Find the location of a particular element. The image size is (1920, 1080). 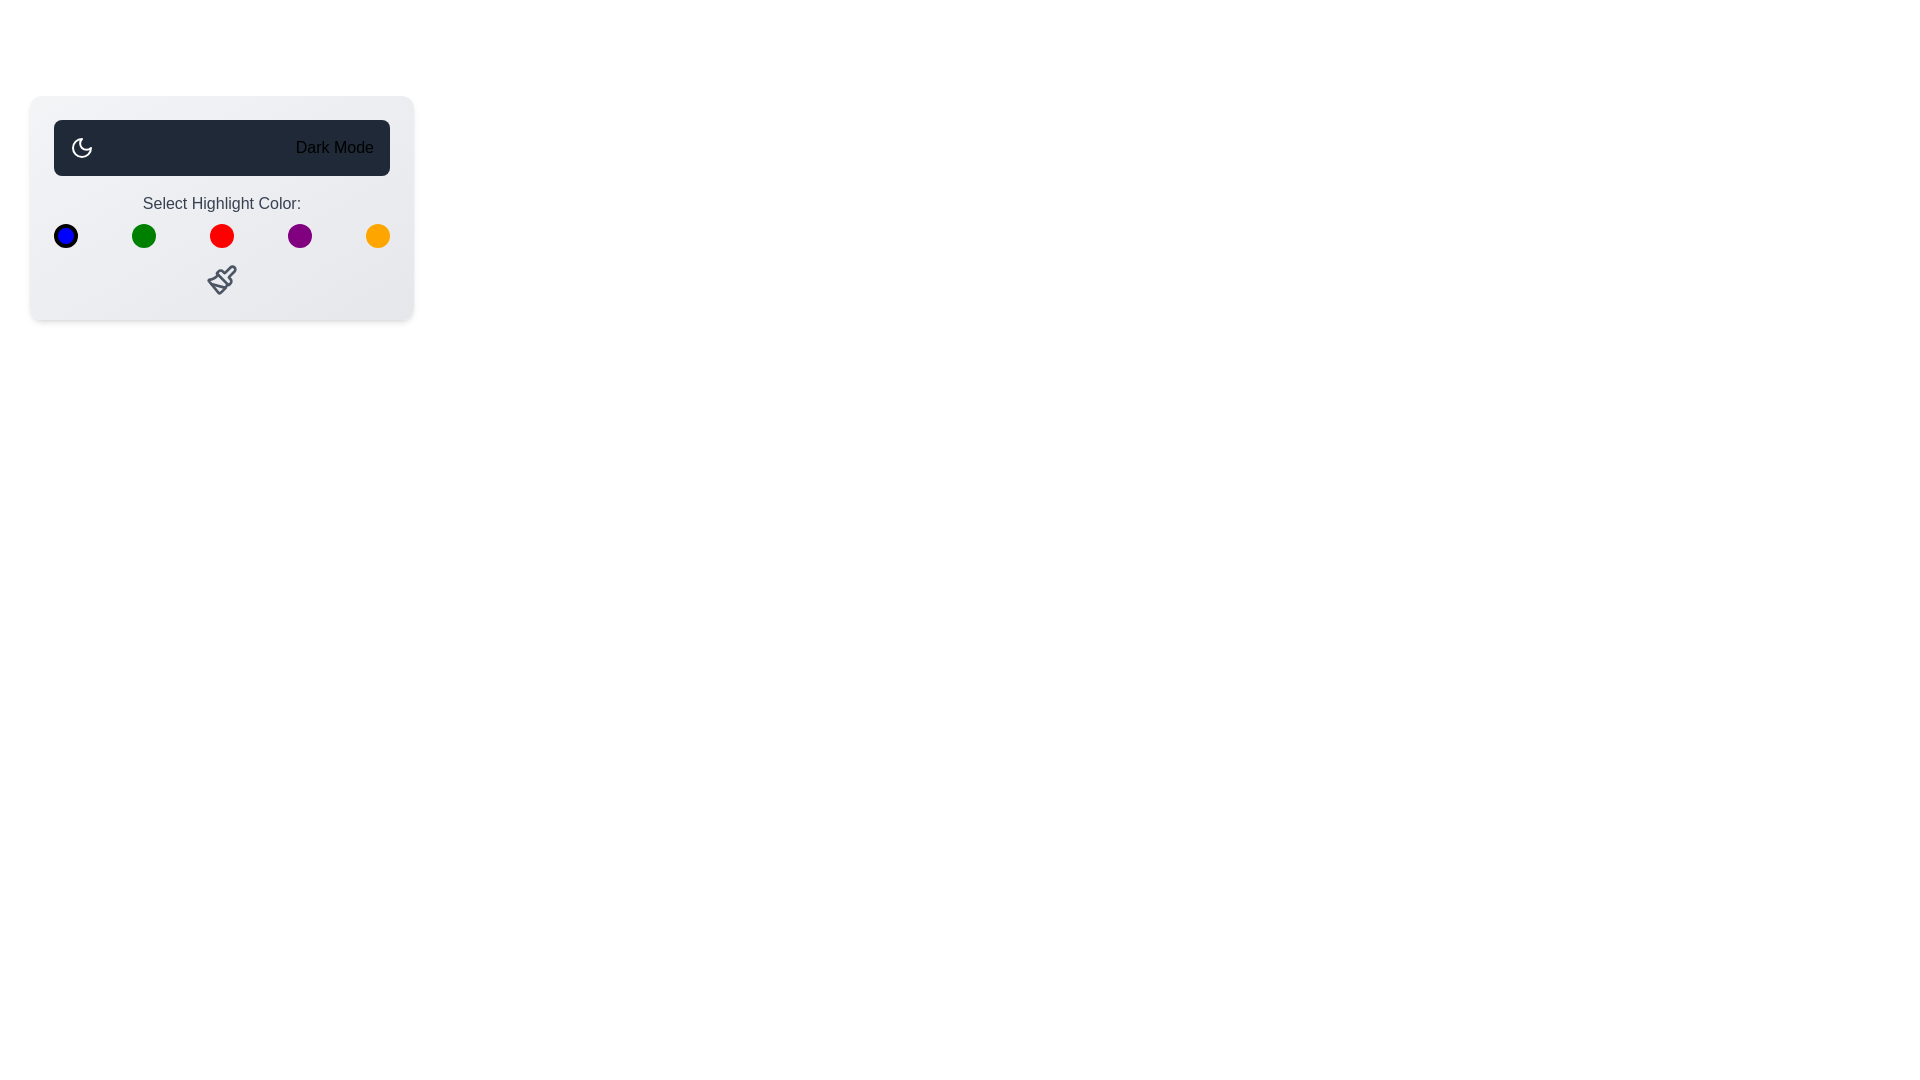

the SVG Paintbrush Icon located below the text 'Select Highlight Color:' is located at coordinates (221, 280).